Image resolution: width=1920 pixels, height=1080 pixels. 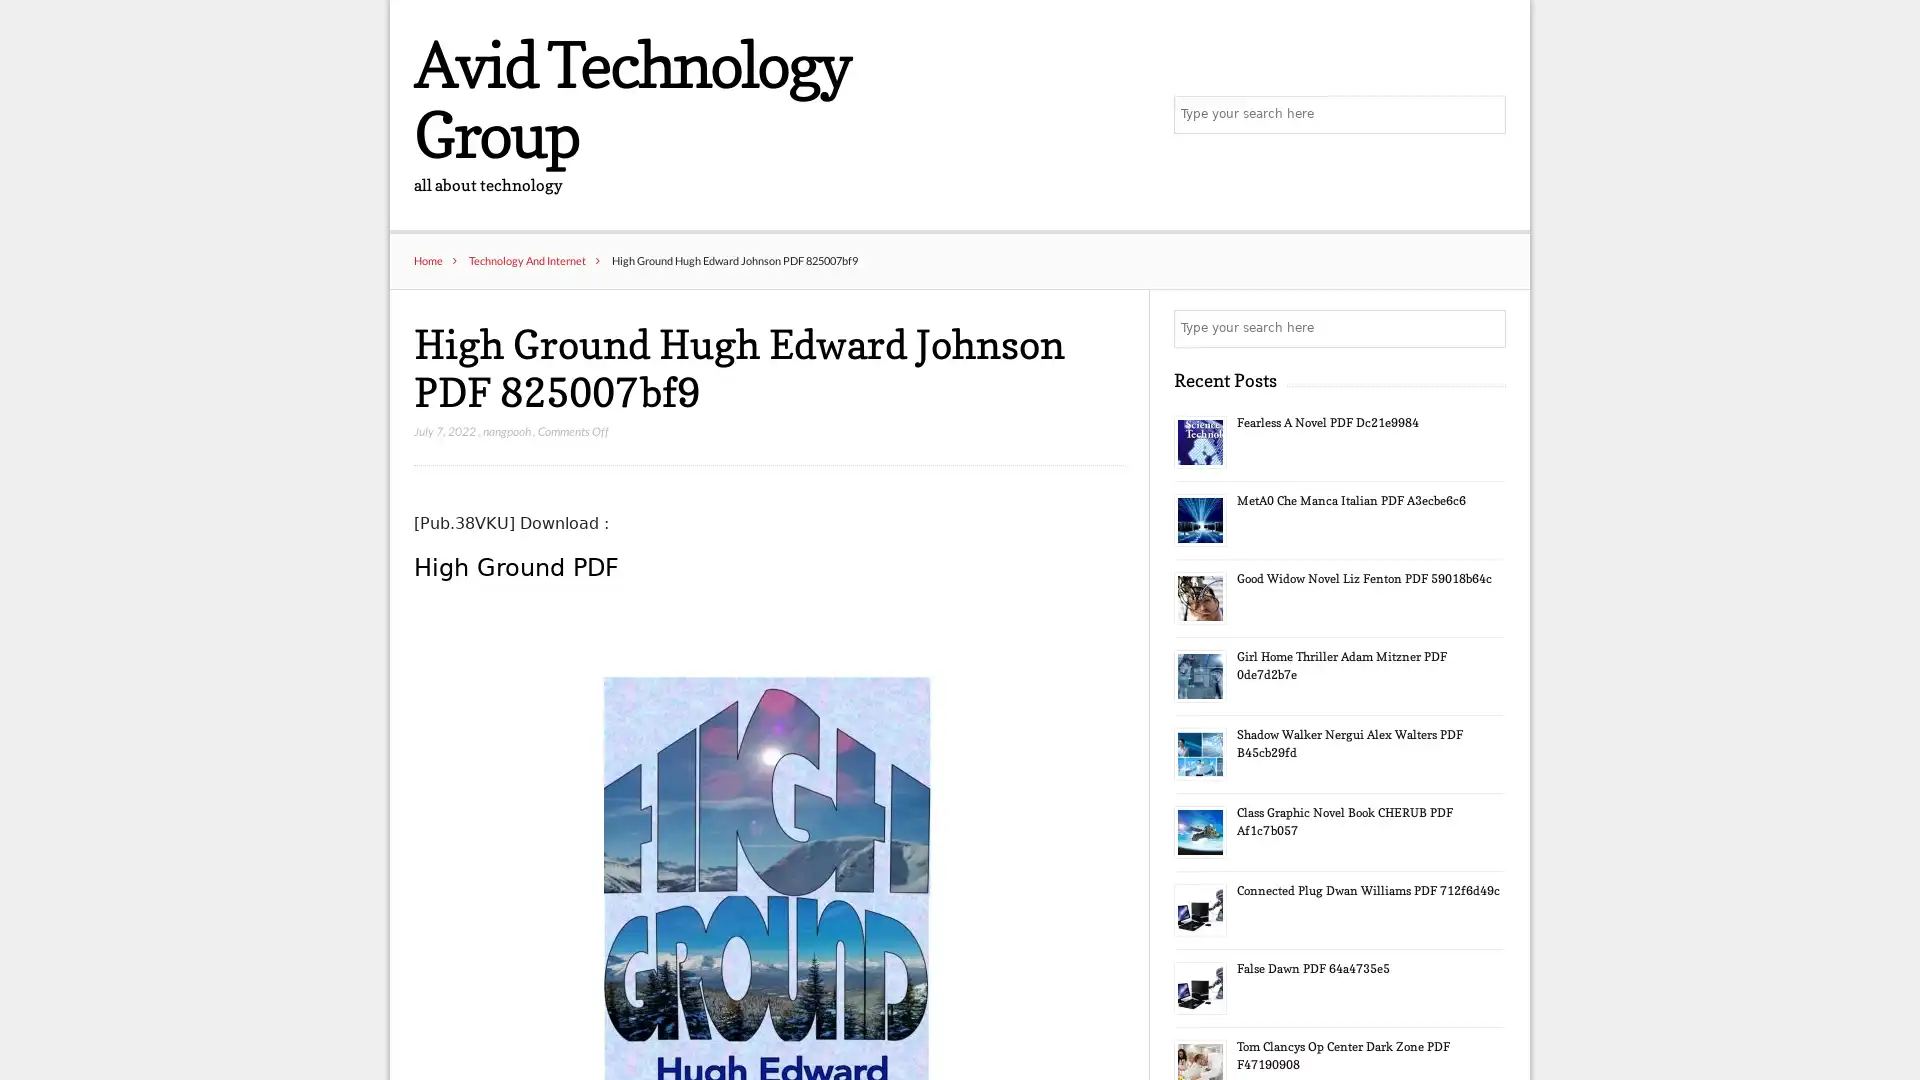 What do you see at coordinates (1485, 115) in the screenshot?
I see `Search` at bounding box center [1485, 115].